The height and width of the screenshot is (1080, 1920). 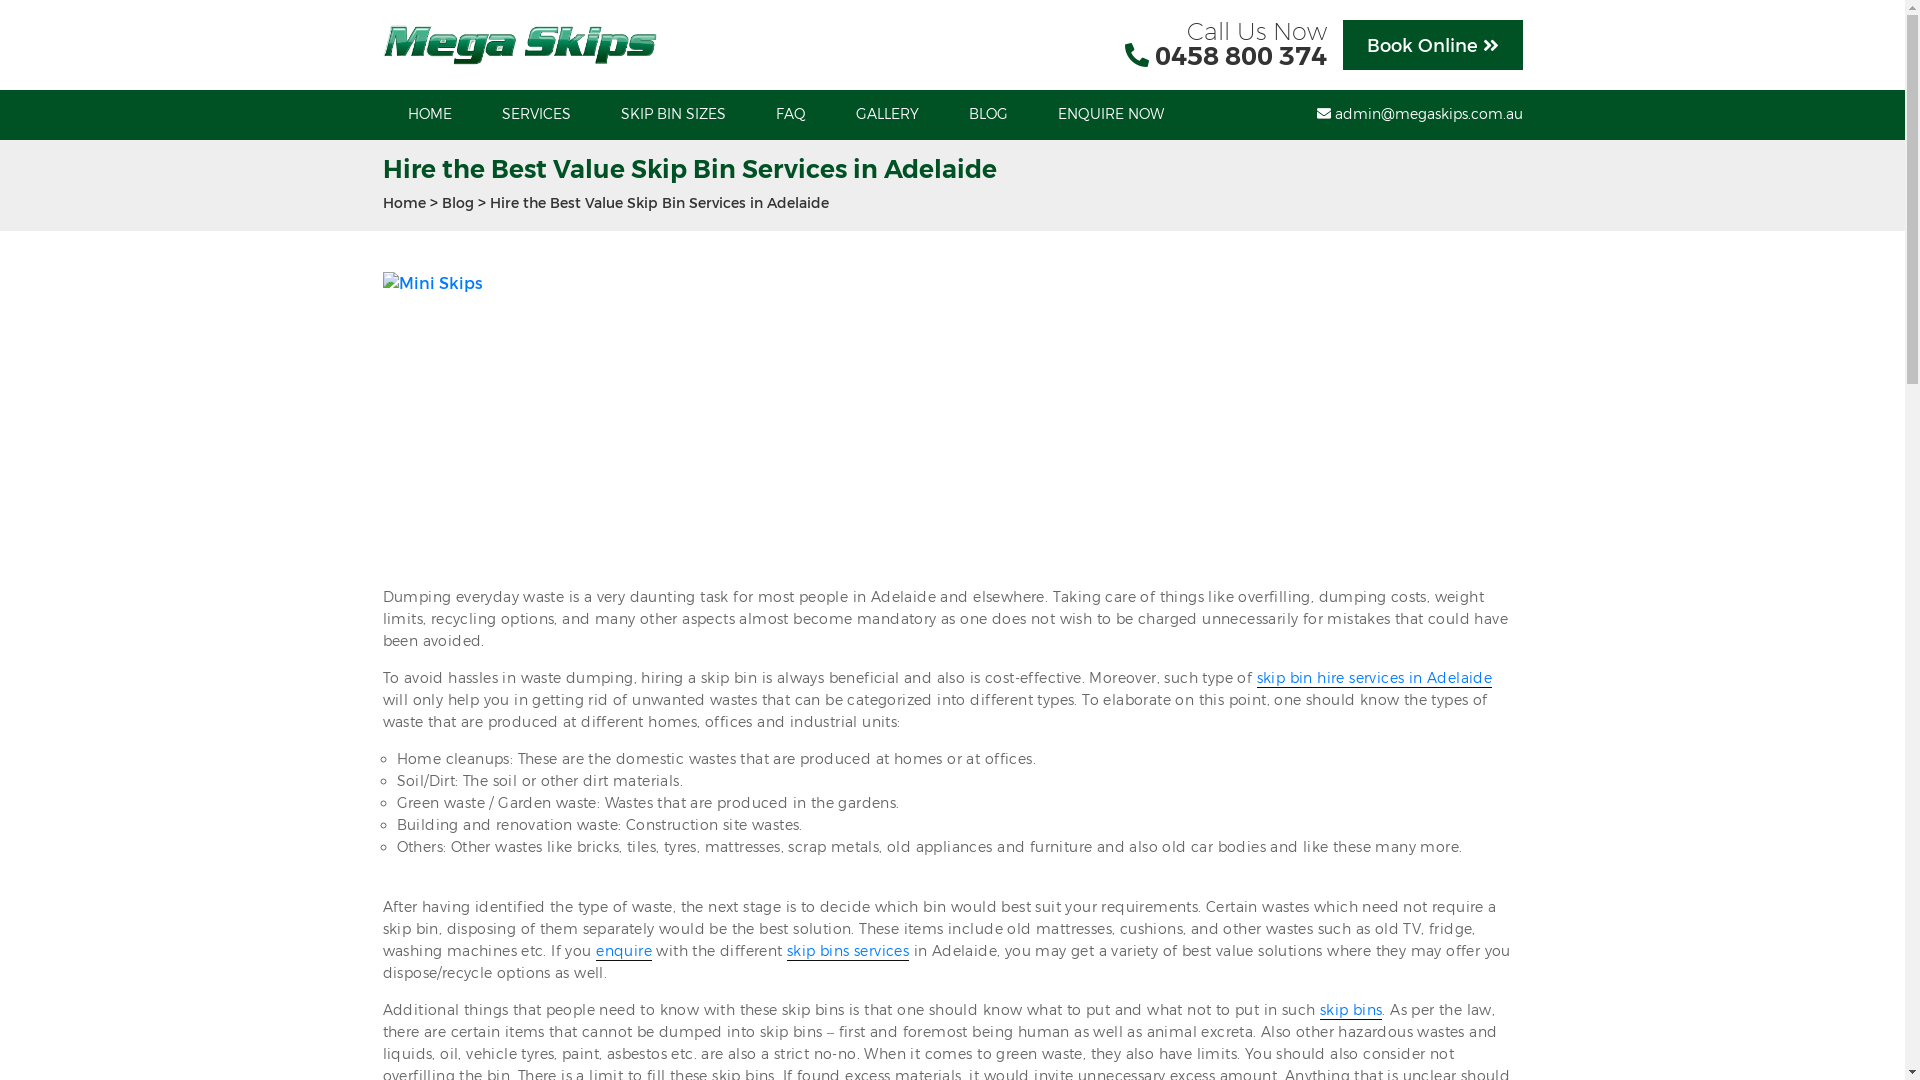 What do you see at coordinates (535, 115) in the screenshot?
I see `'SERVICES'` at bounding box center [535, 115].